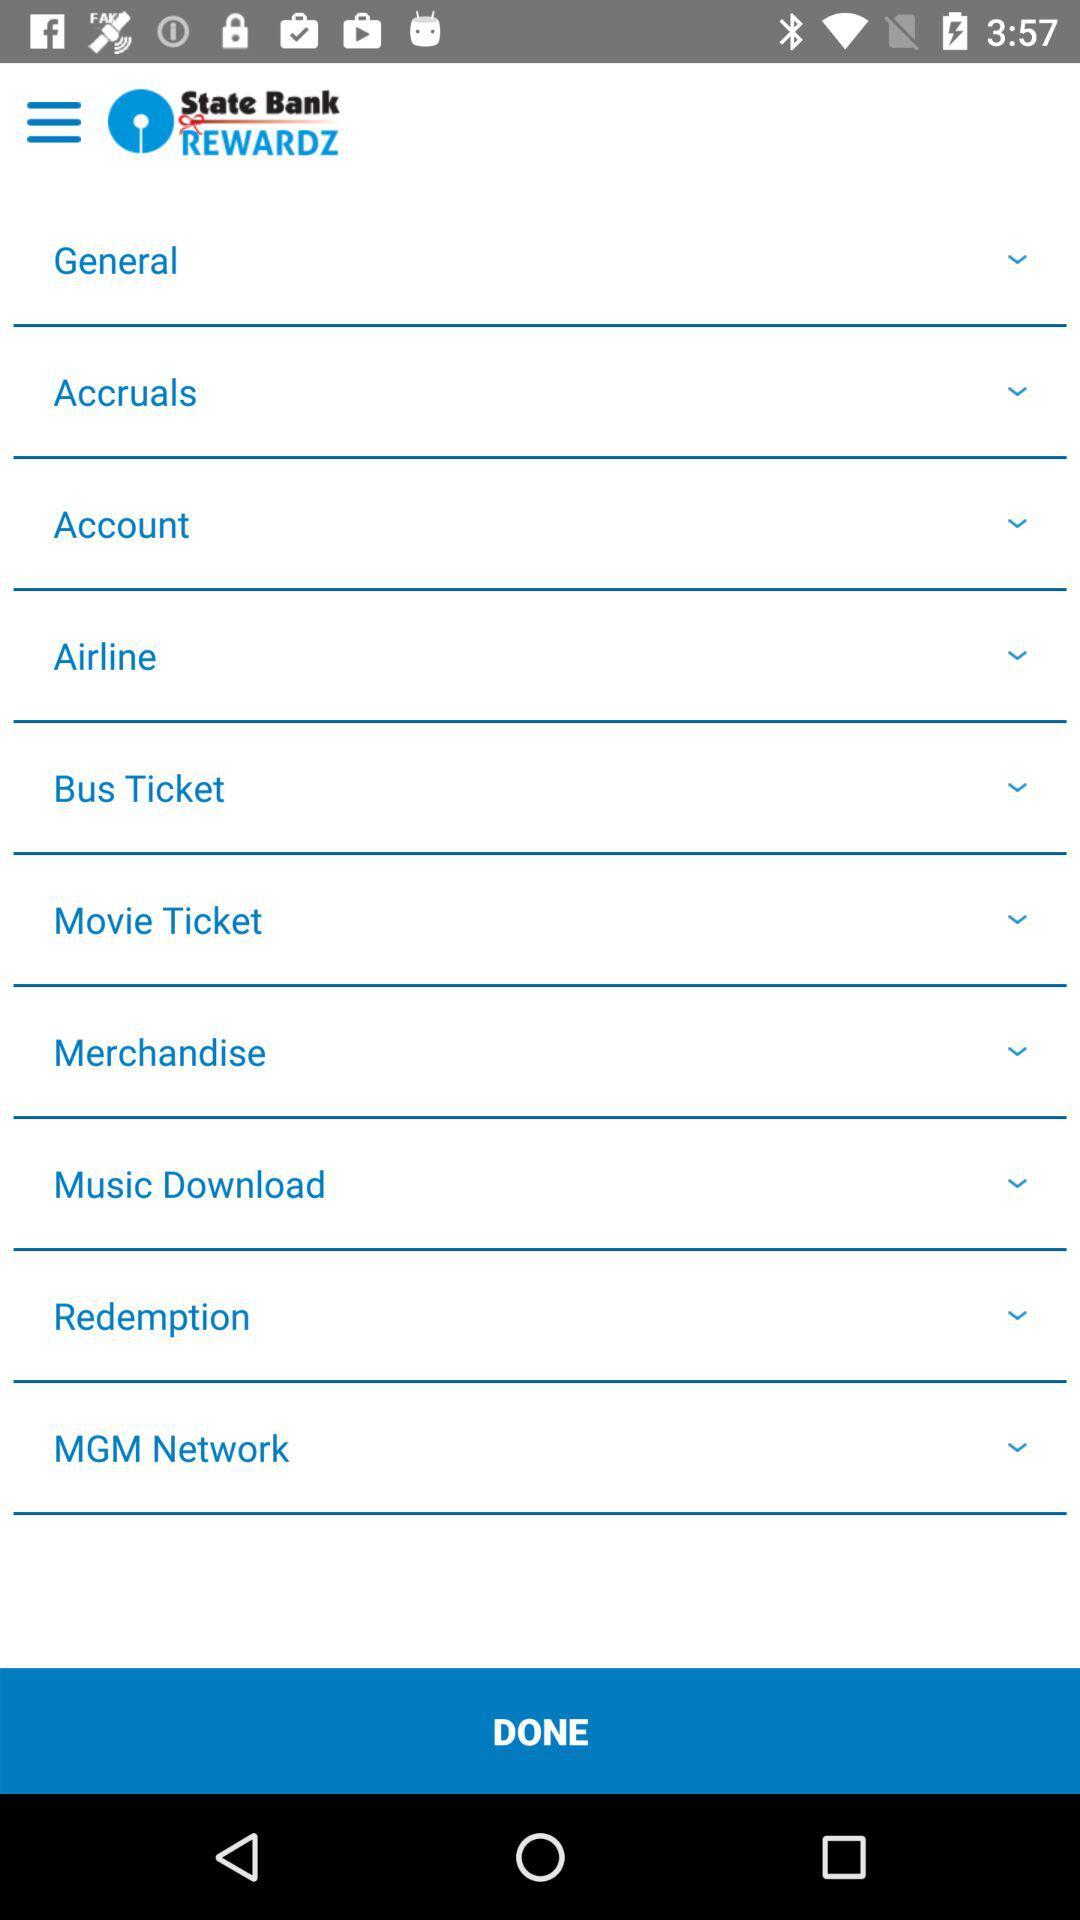 The image size is (1080, 1920). Describe the element at coordinates (53, 121) in the screenshot. I see `open menu` at that location.